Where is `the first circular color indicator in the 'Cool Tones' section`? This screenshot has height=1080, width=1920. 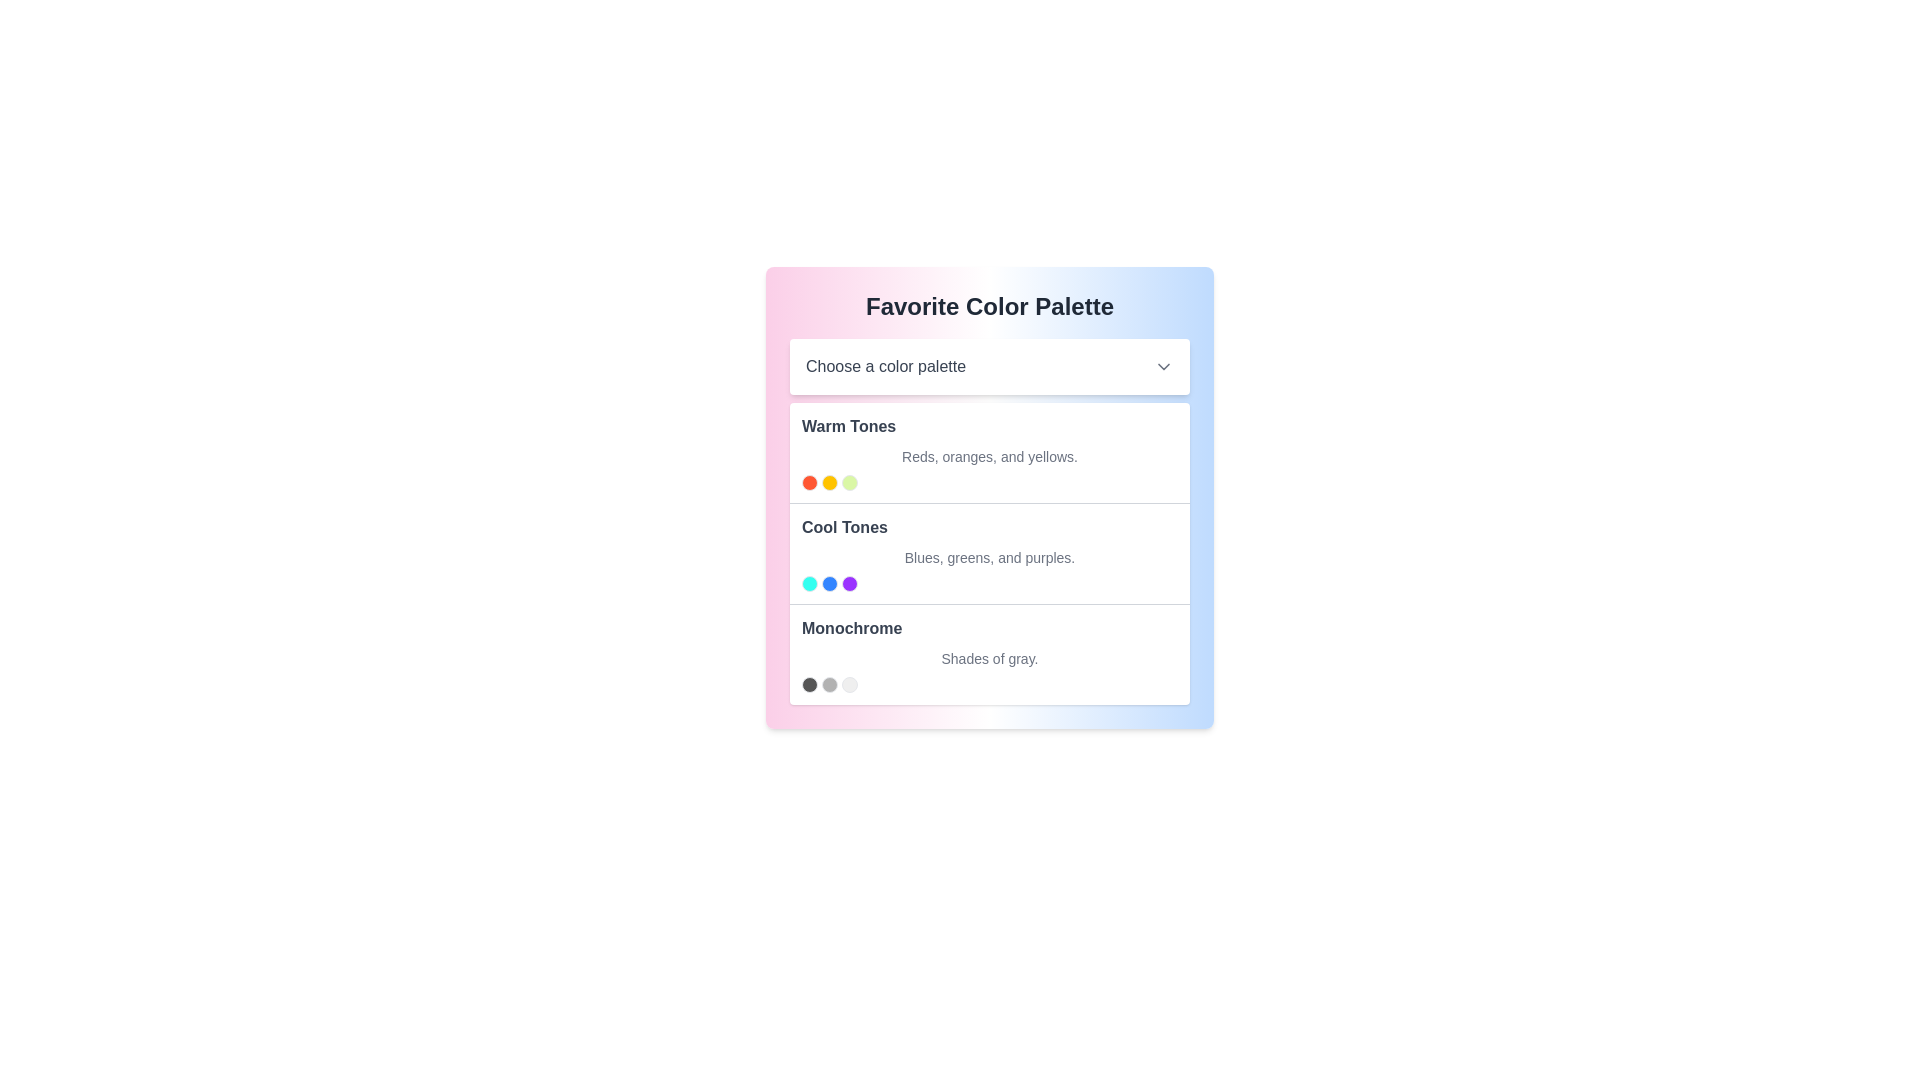 the first circular color indicator in the 'Cool Tones' section is located at coordinates (810, 583).